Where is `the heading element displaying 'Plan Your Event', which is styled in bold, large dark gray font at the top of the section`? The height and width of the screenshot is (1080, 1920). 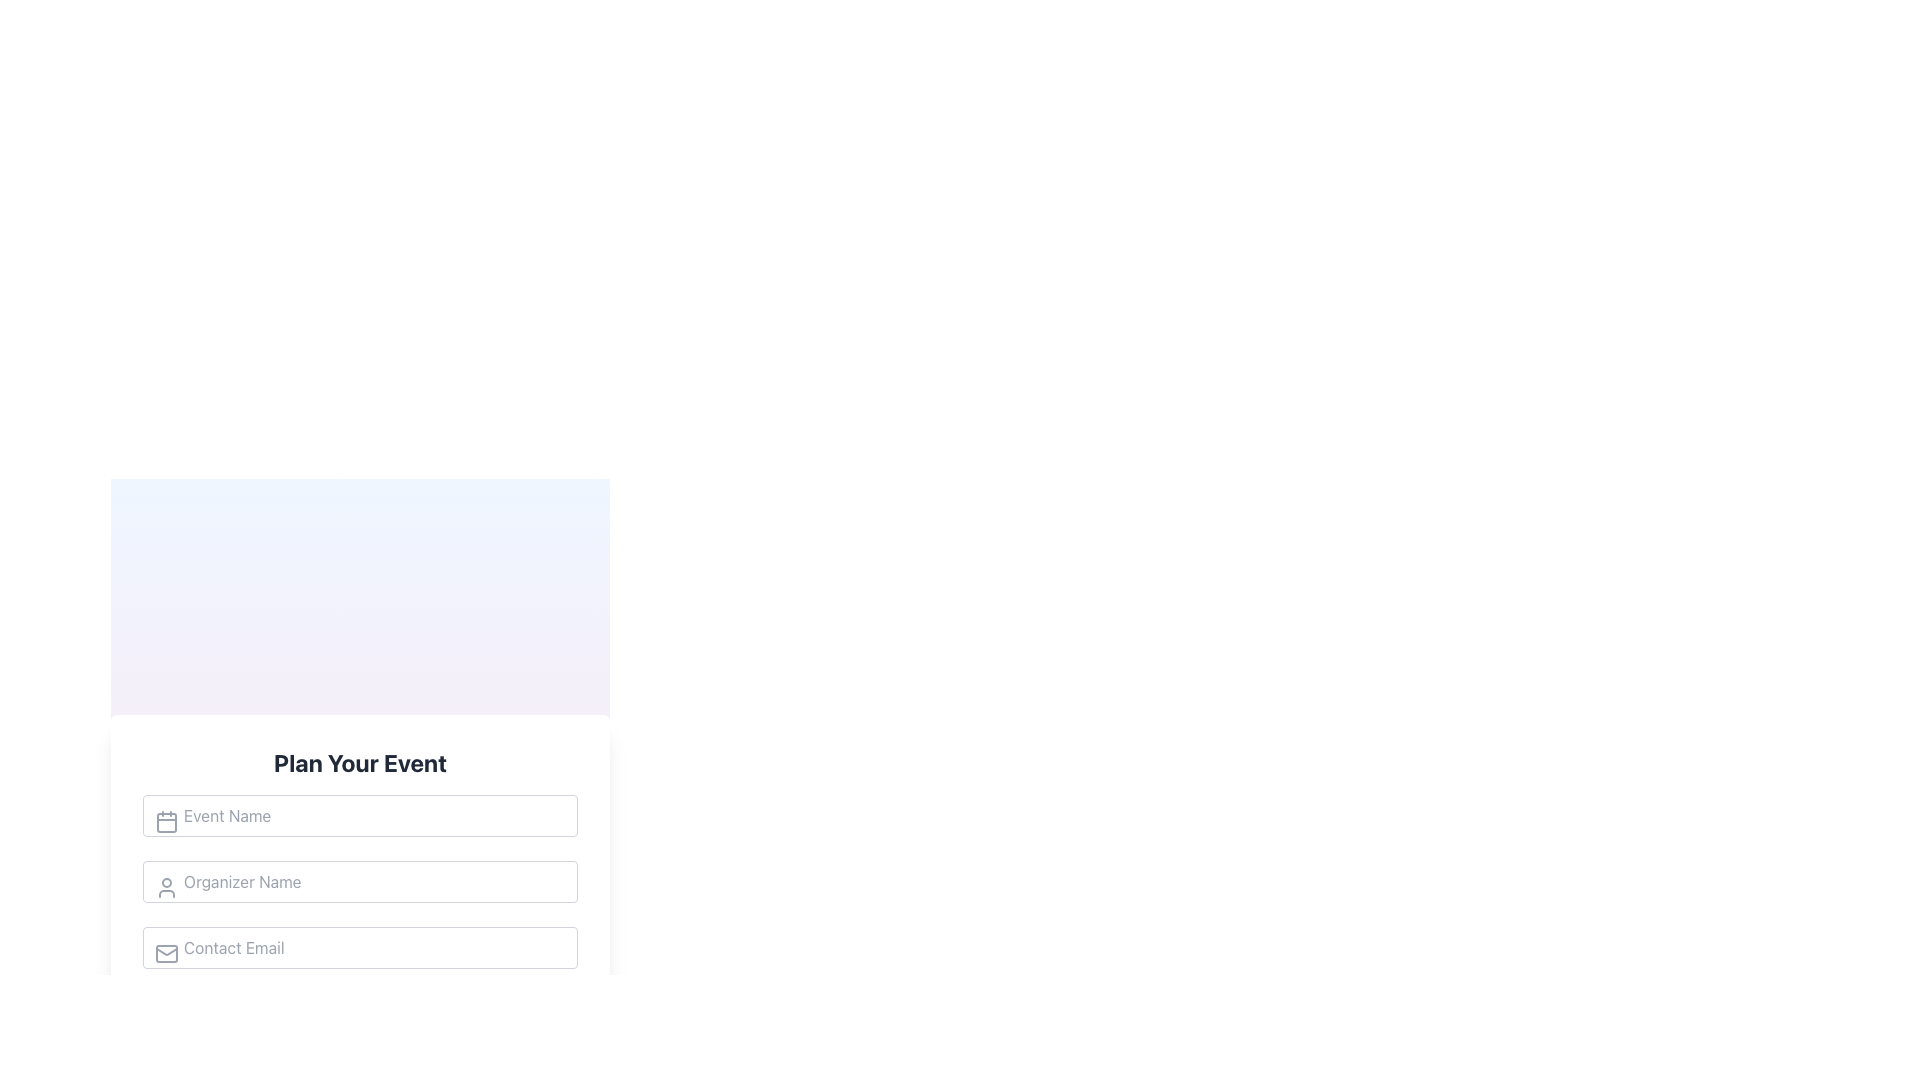 the heading element displaying 'Plan Your Event', which is styled in bold, large dark gray font at the top of the section is located at coordinates (360, 763).